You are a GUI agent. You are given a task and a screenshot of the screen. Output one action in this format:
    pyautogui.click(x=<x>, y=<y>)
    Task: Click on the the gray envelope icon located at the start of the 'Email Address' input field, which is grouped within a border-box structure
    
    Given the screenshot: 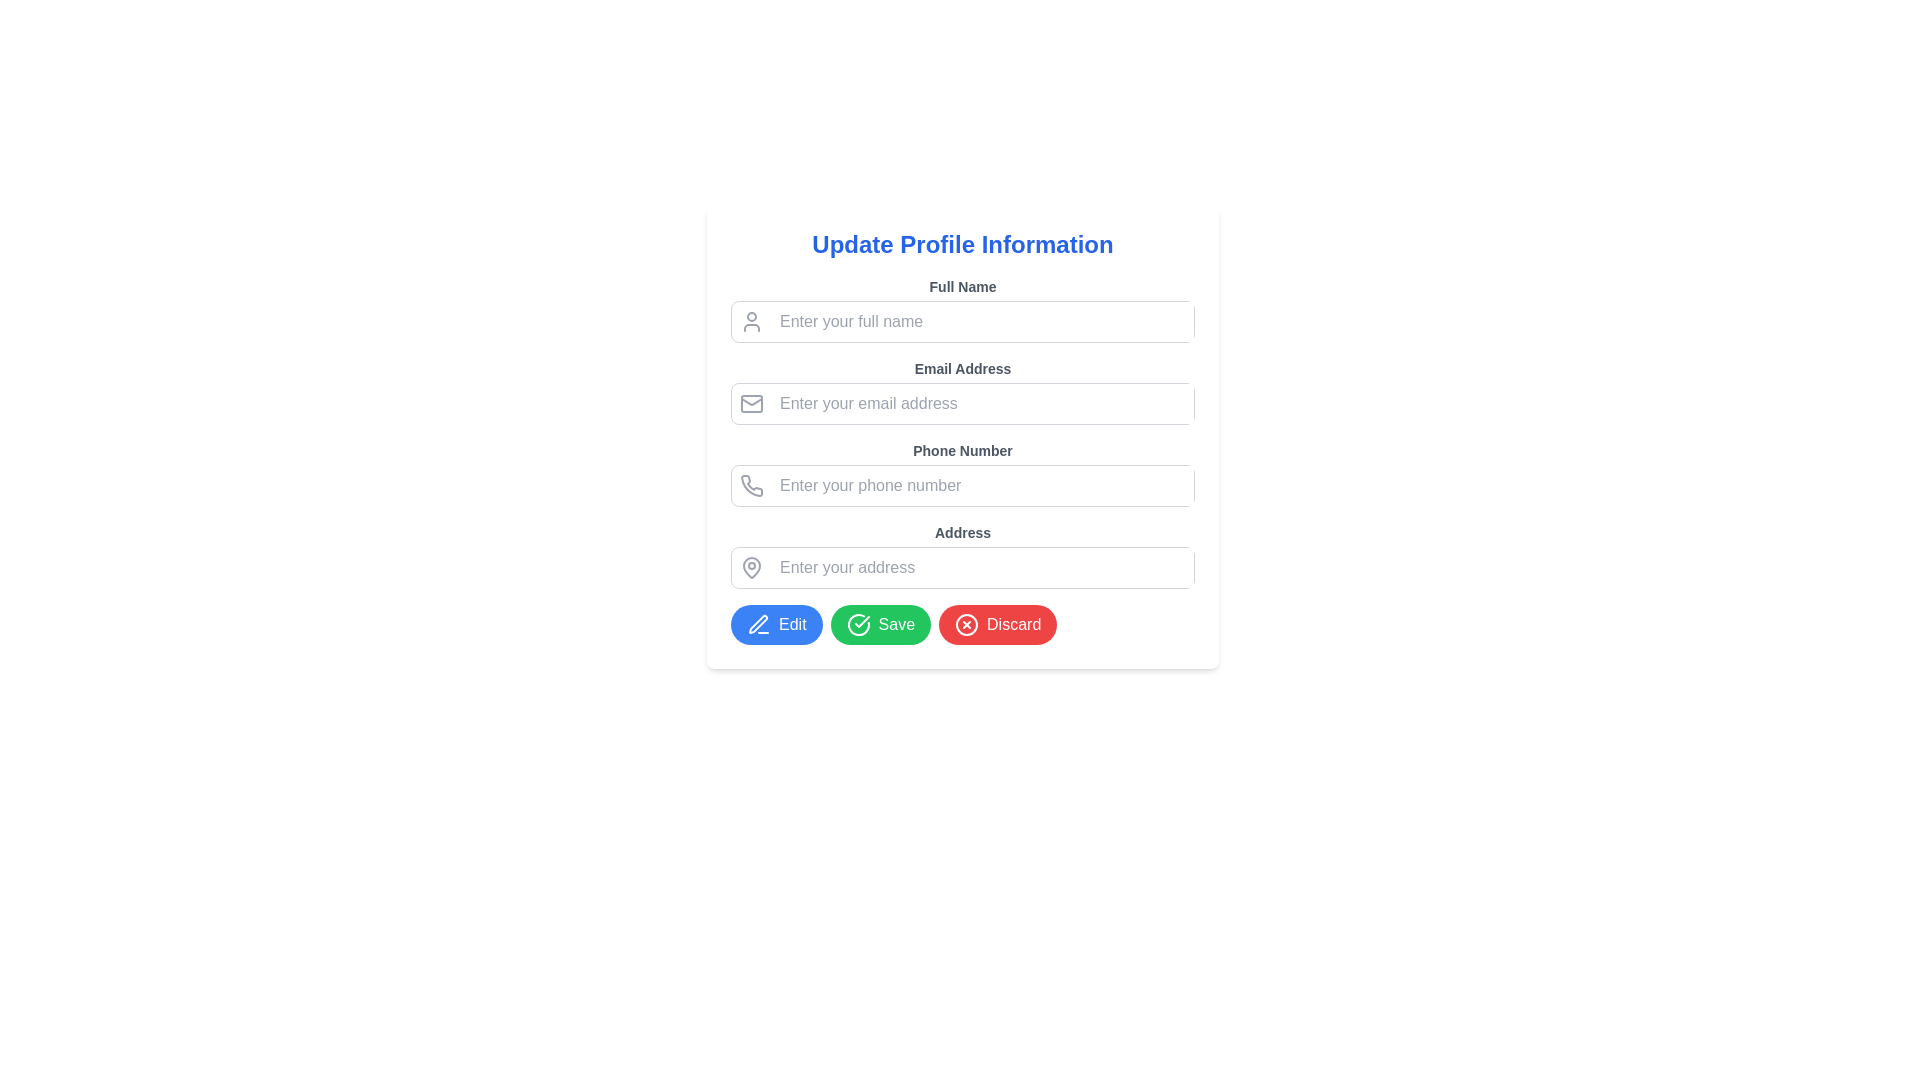 What is the action you would take?
    pyautogui.click(x=751, y=404)
    